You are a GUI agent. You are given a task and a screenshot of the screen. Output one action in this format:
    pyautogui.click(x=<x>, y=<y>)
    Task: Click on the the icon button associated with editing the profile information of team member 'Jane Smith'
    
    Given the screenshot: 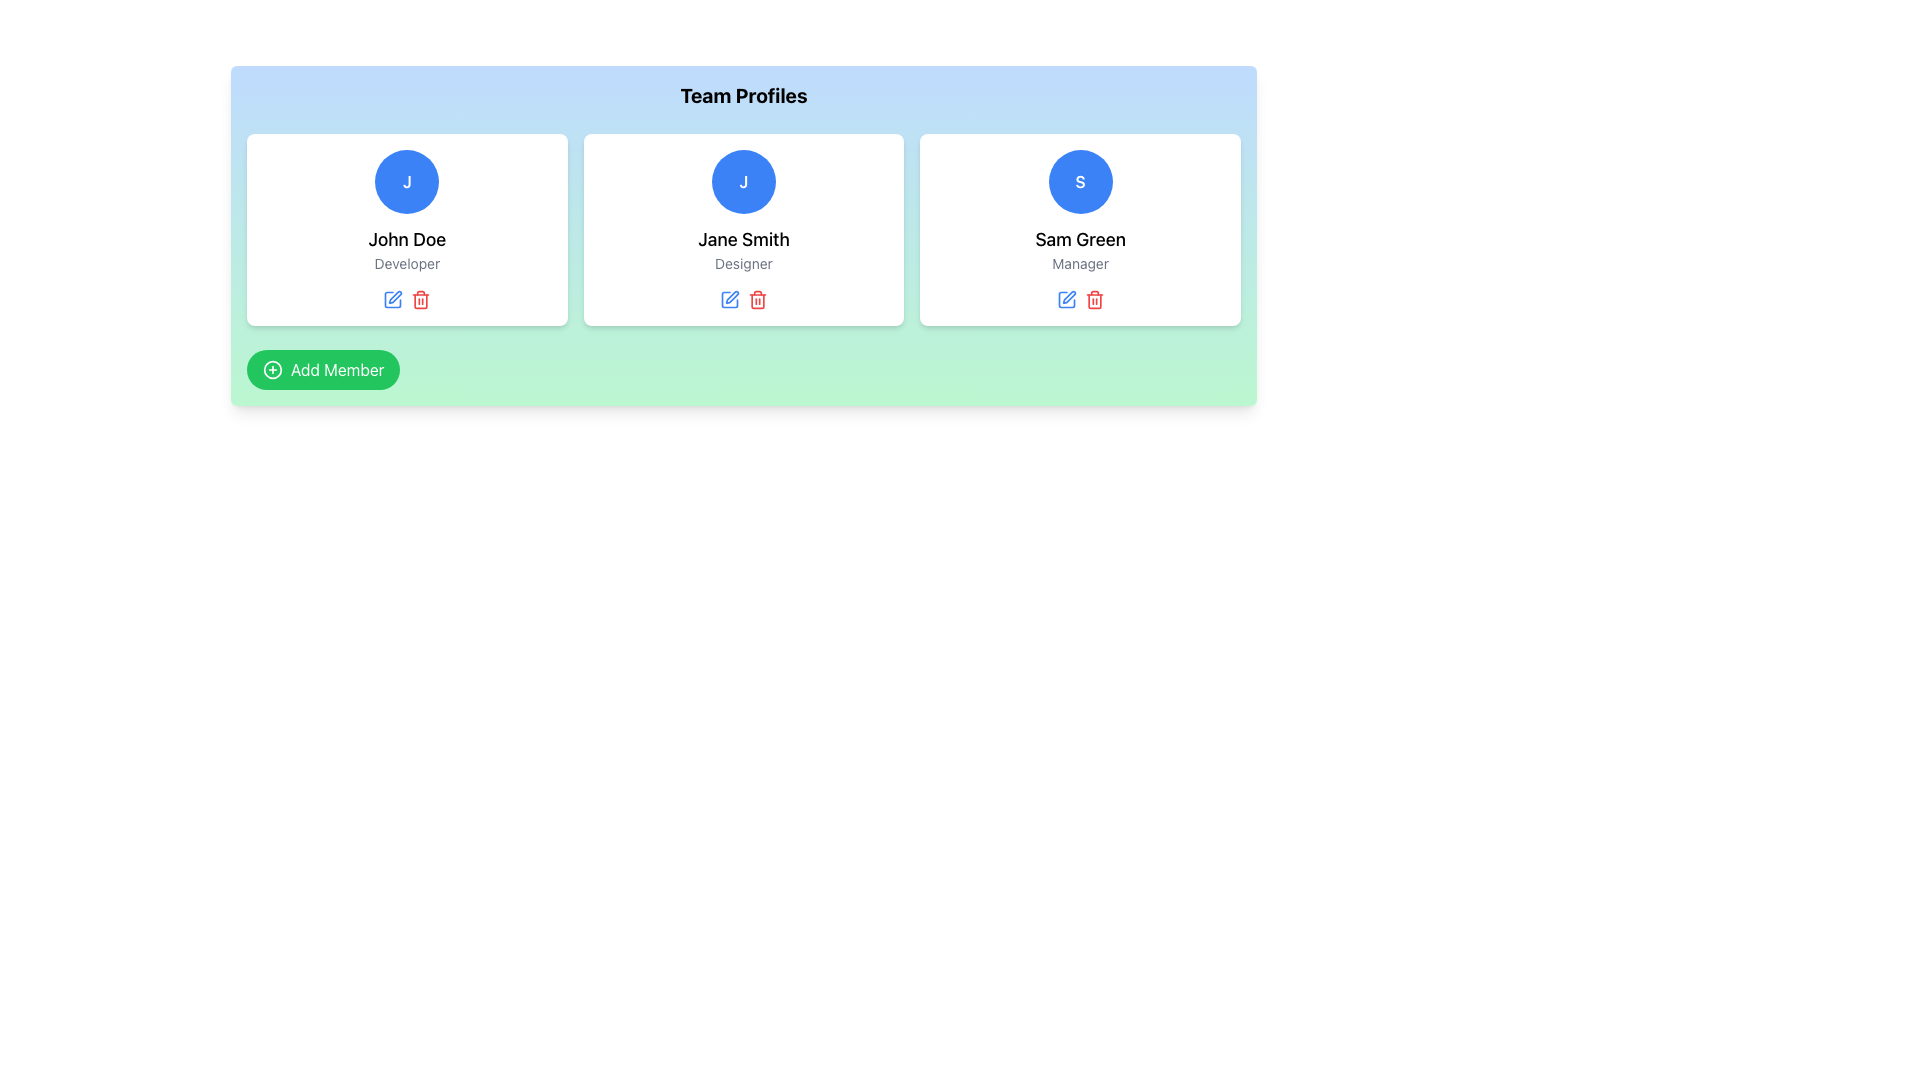 What is the action you would take?
    pyautogui.click(x=395, y=297)
    